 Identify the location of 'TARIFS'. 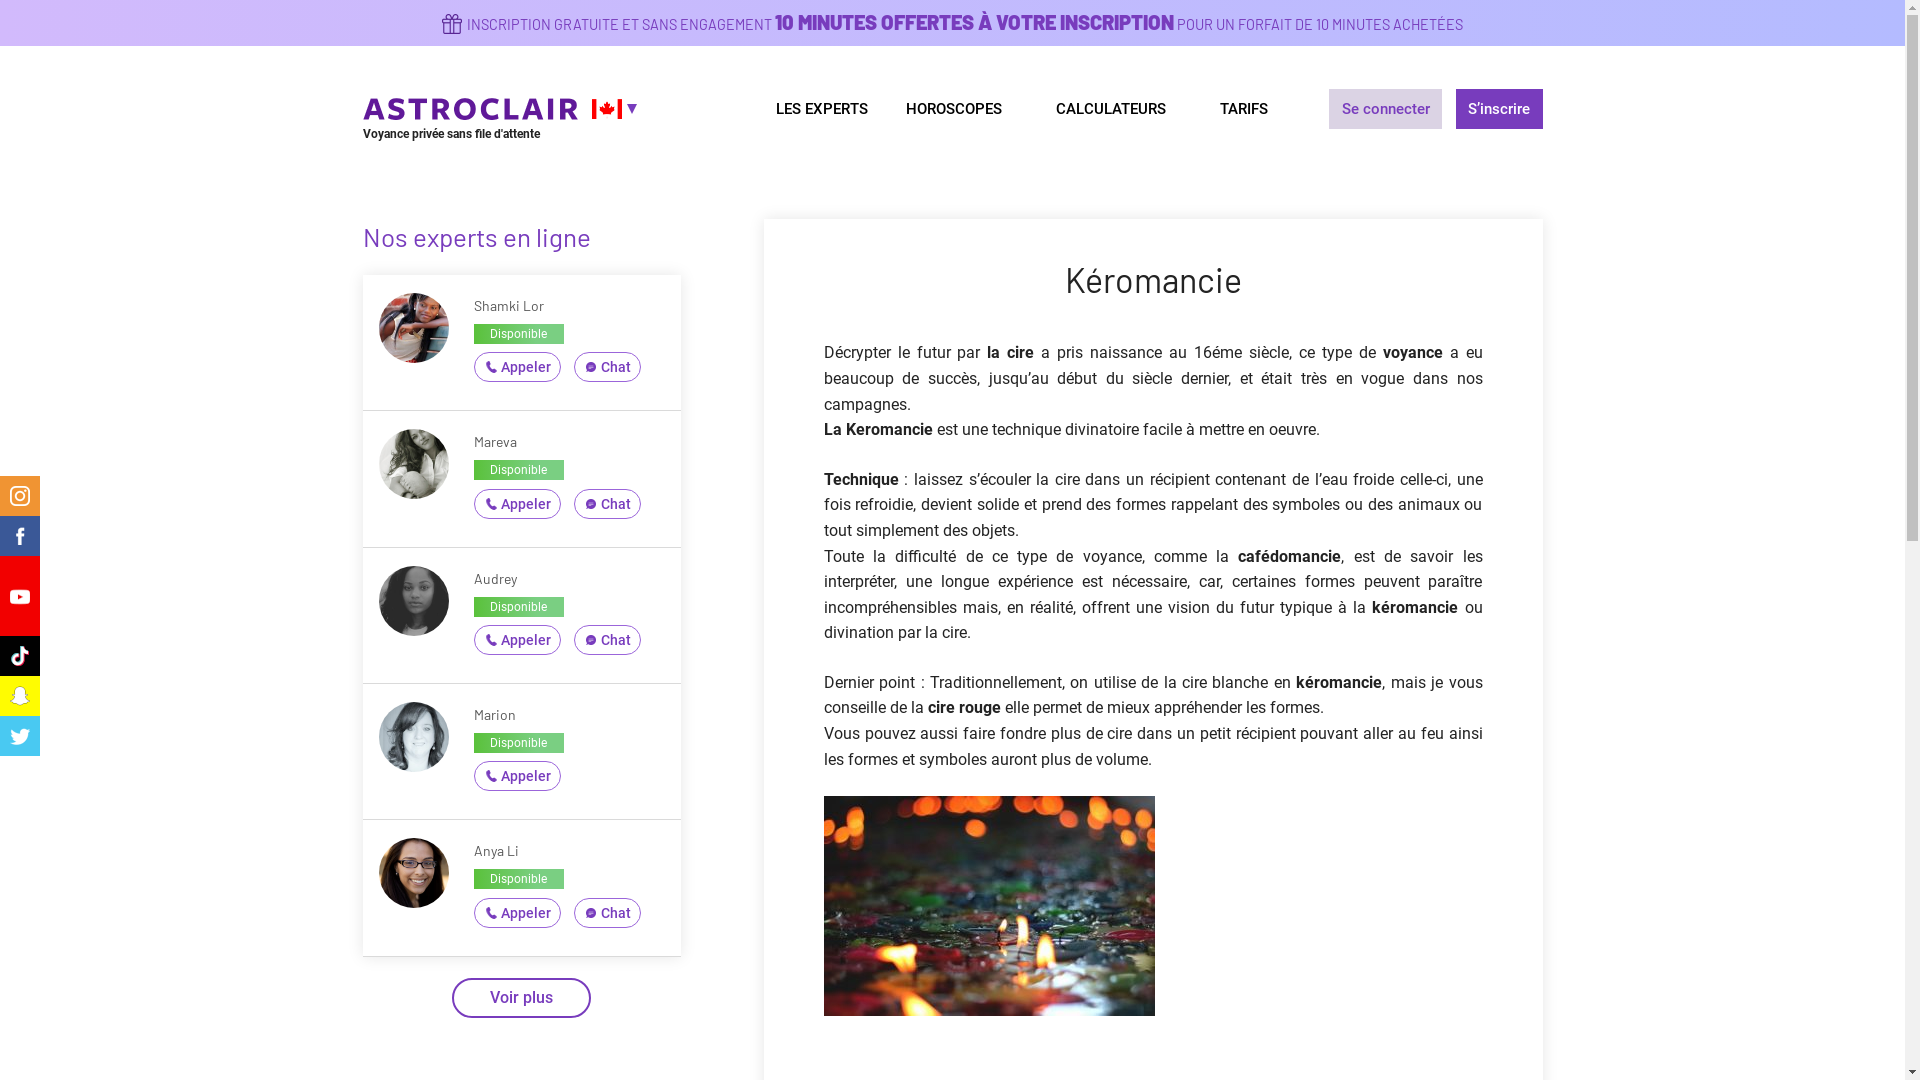
(1243, 108).